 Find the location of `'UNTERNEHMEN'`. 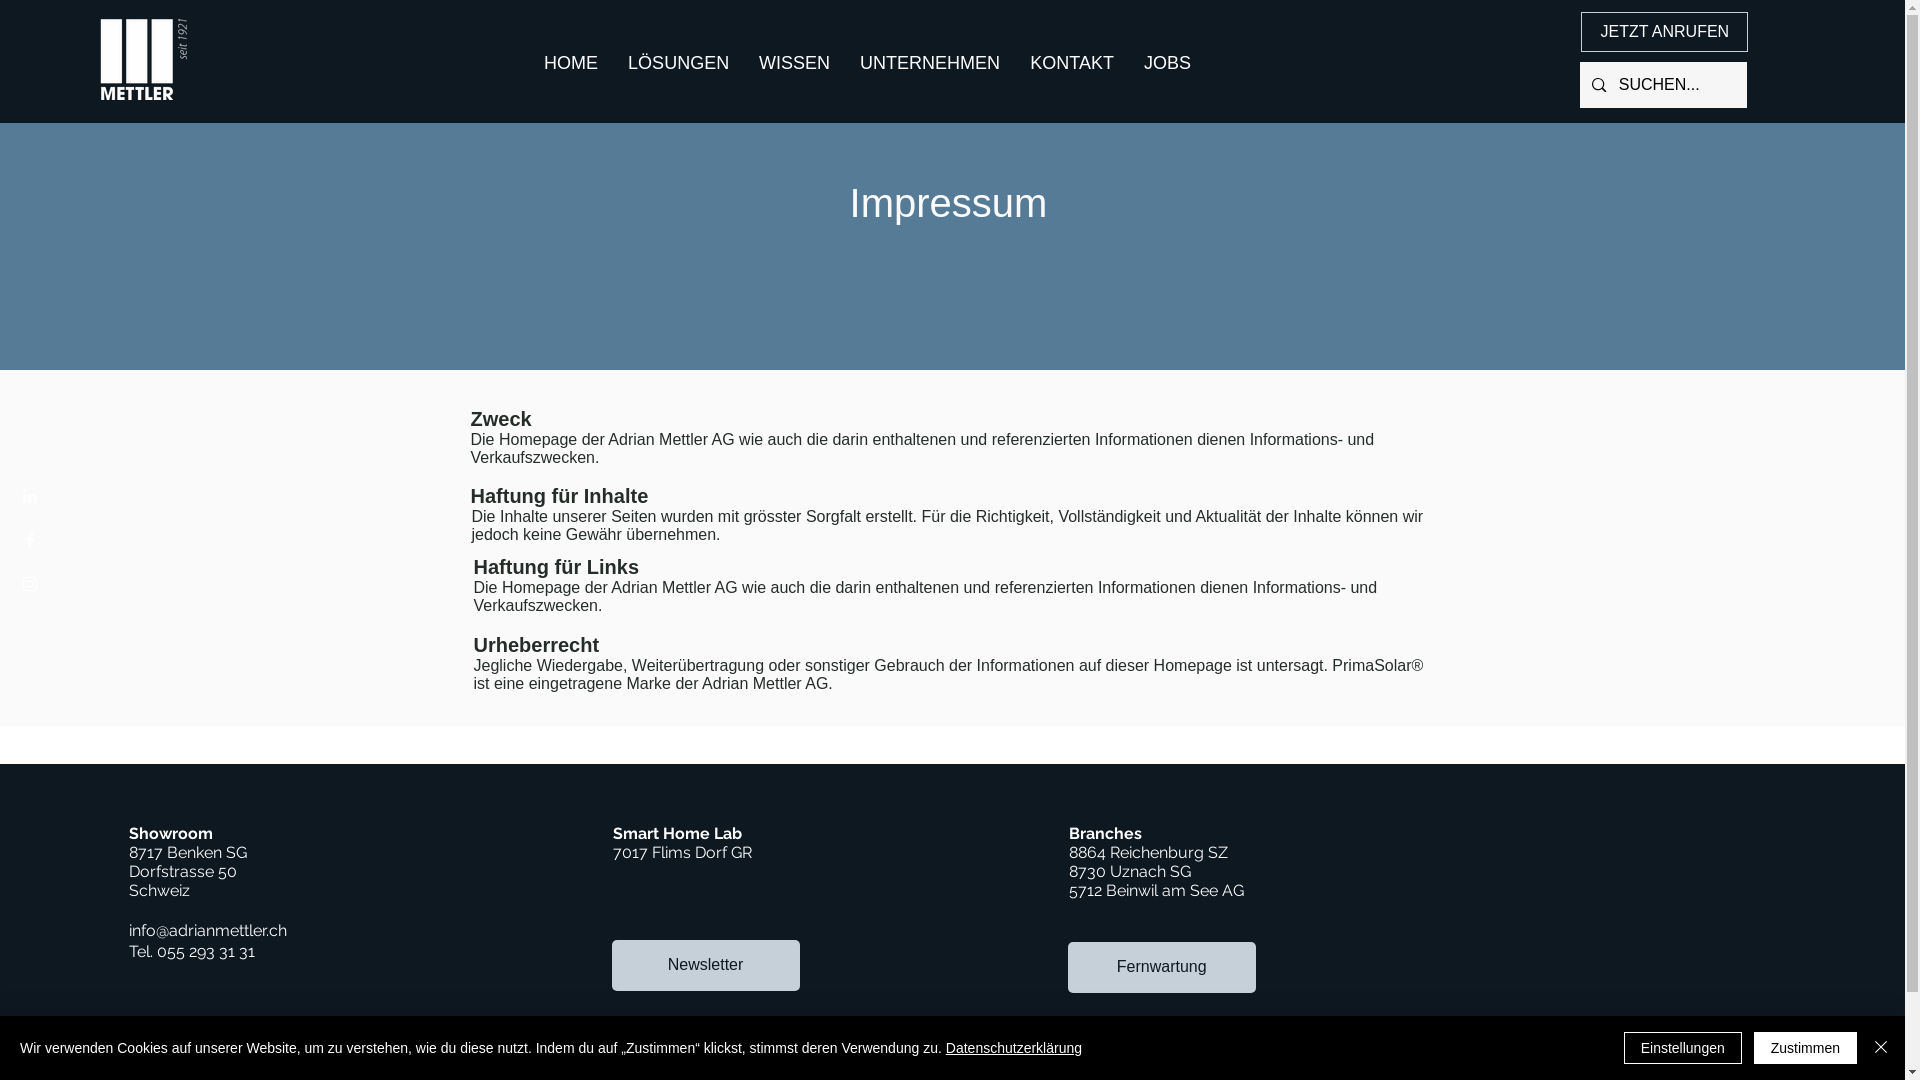

'UNTERNEHMEN' is located at coordinates (929, 61).